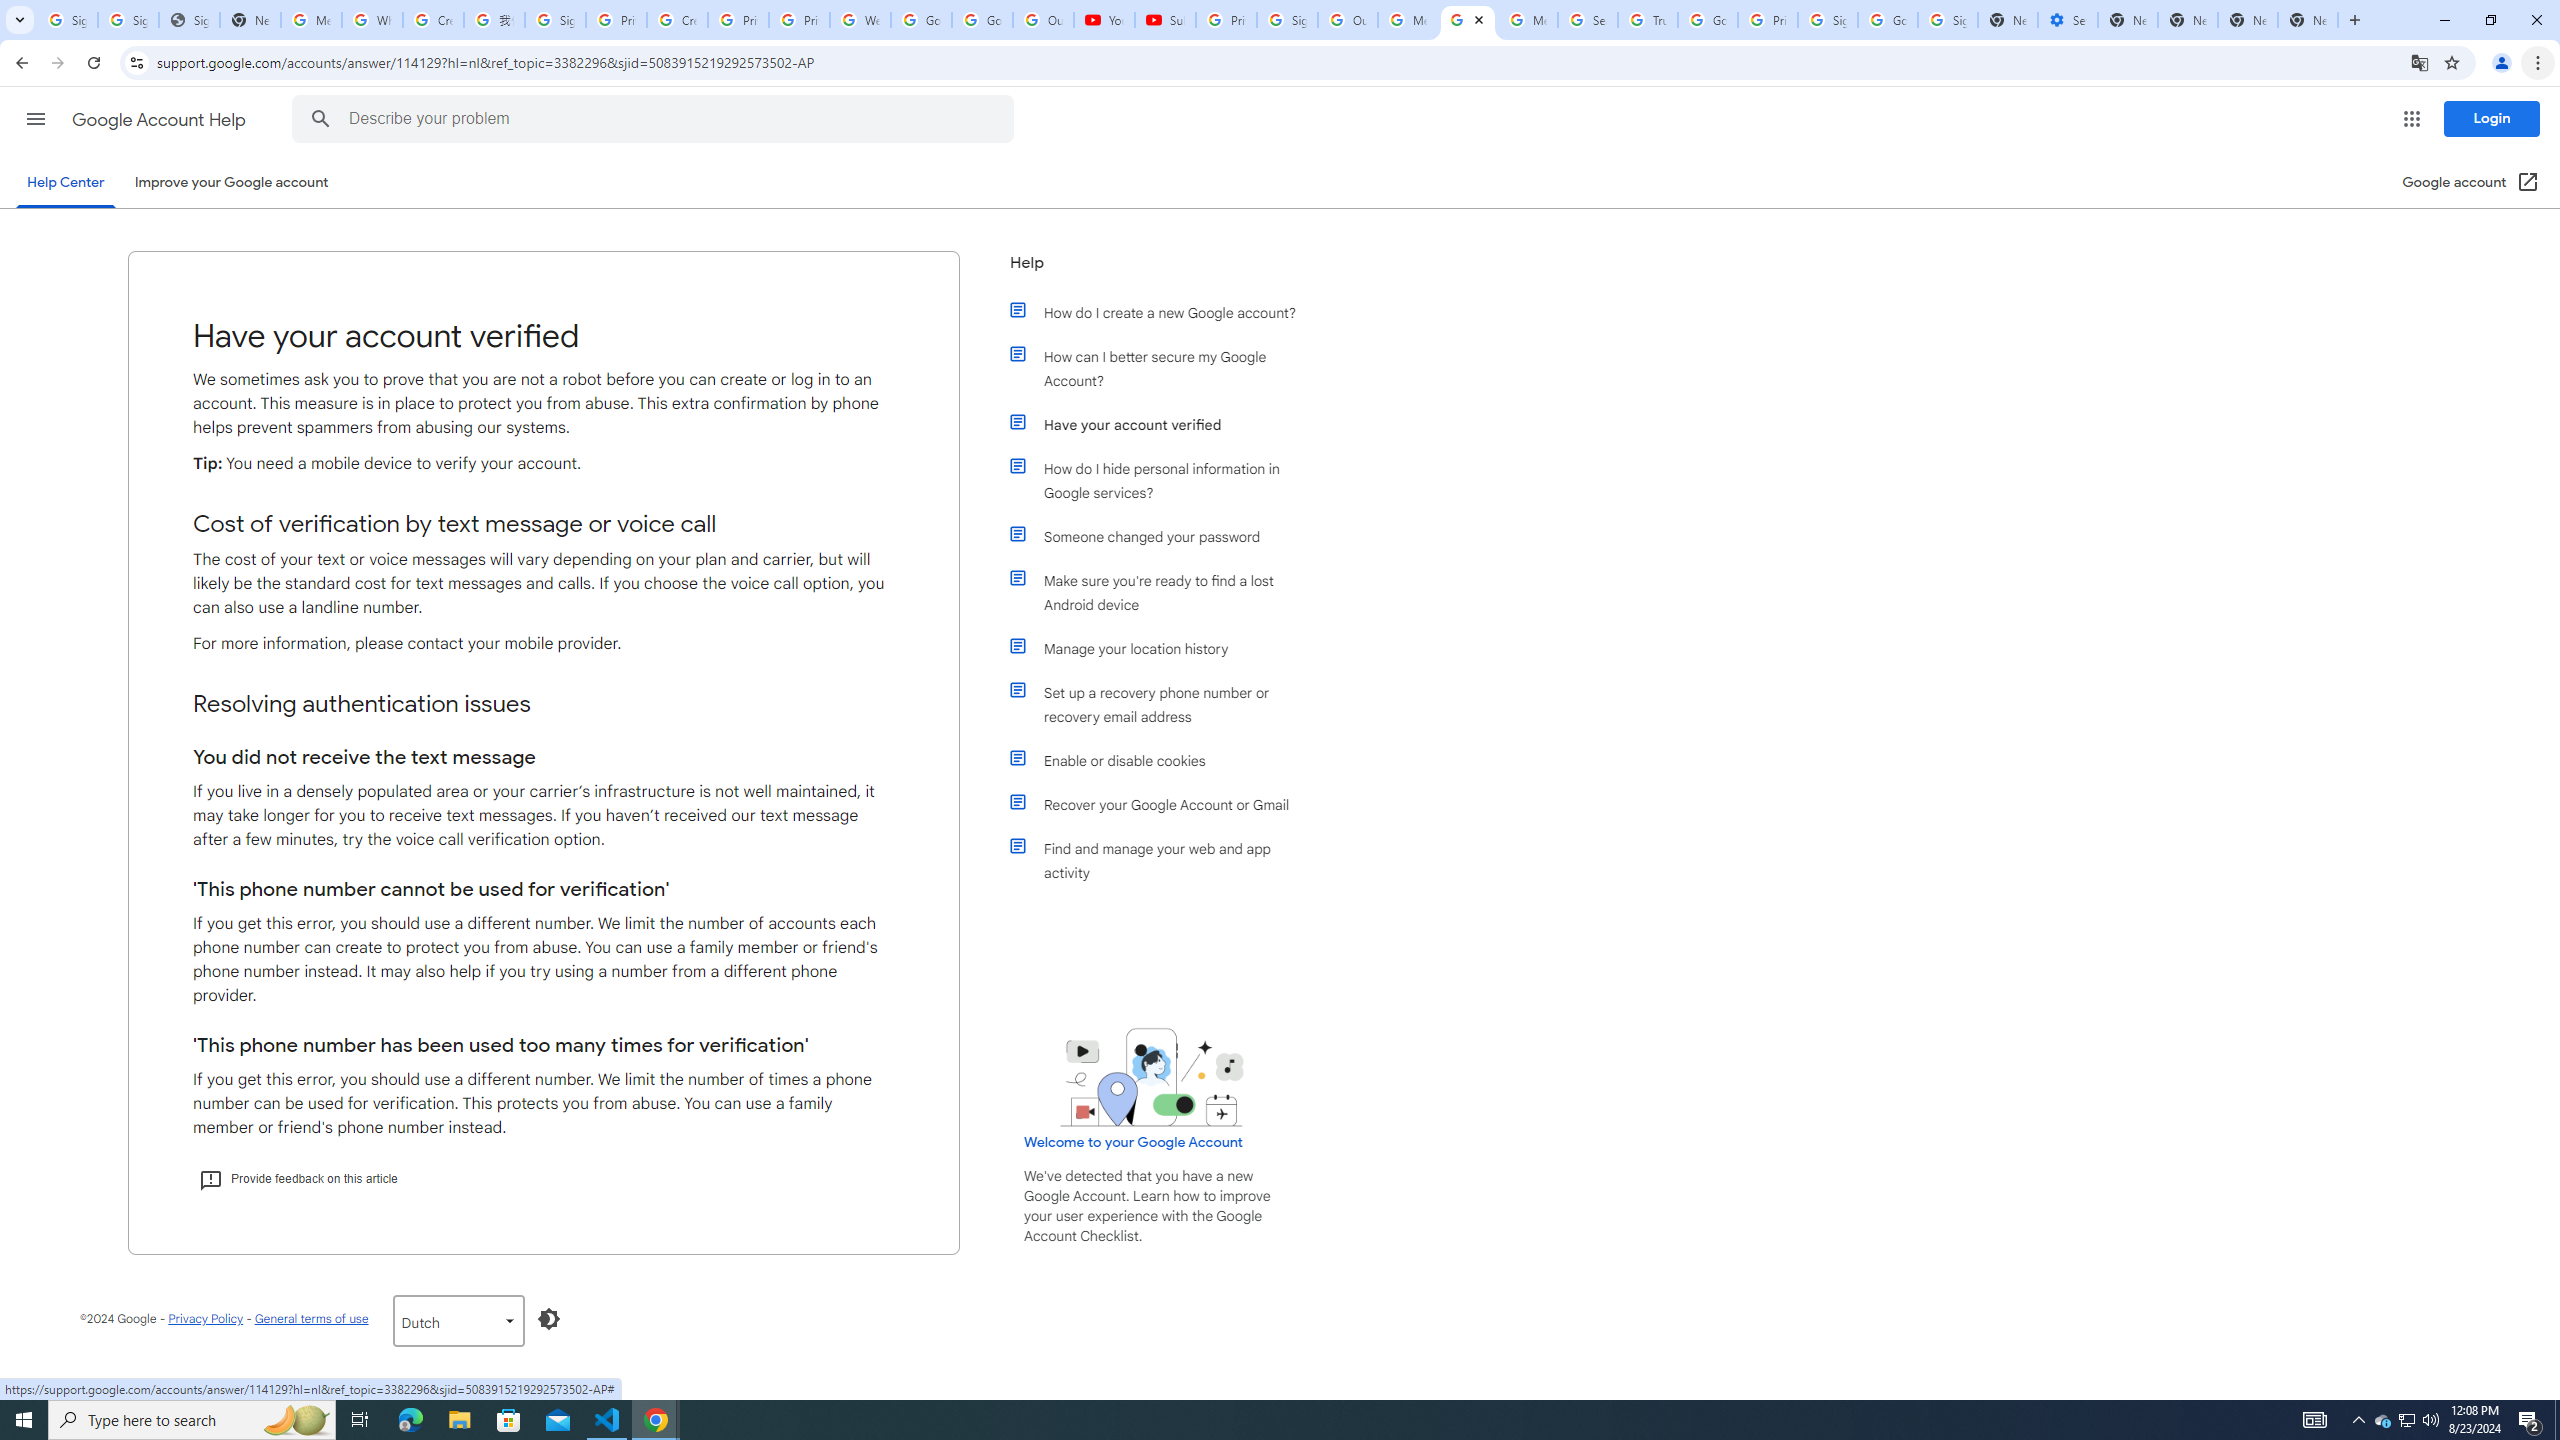 The height and width of the screenshot is (1440, 2560). I want to click on 'Enable or disable cookies', so click(1162, 761).